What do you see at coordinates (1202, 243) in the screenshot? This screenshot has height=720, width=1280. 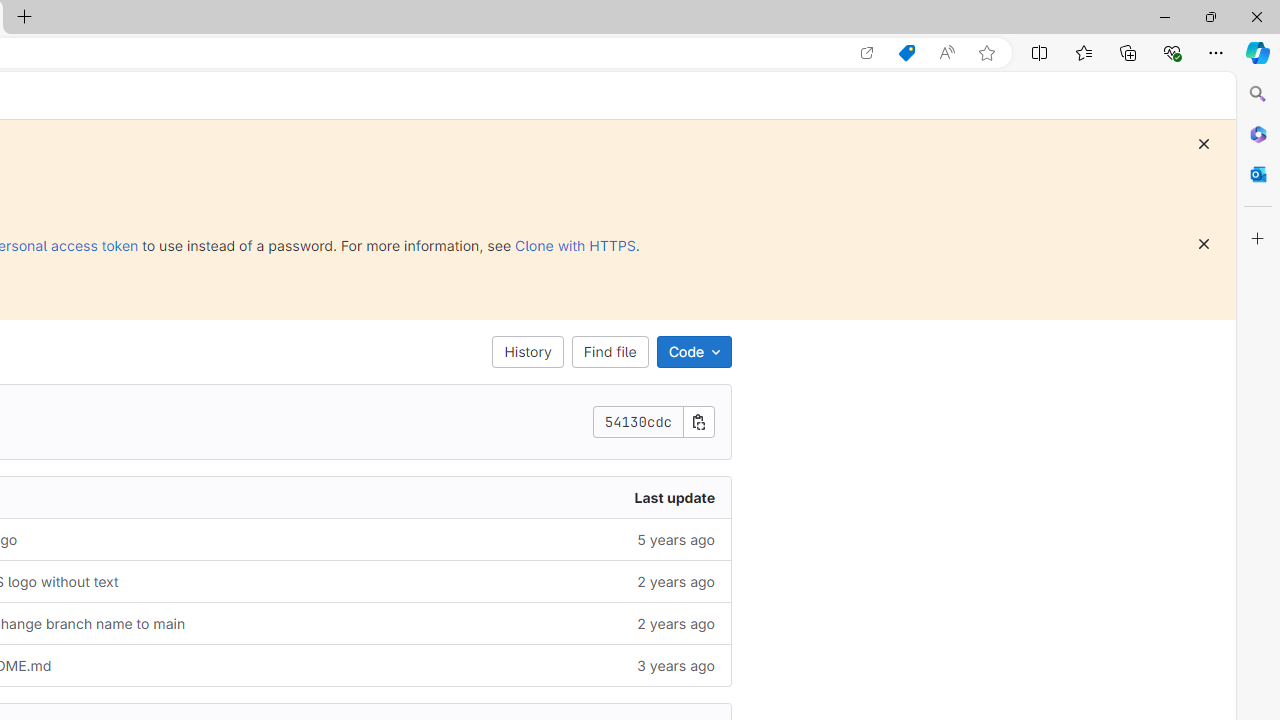 I see `'Class: s16 gl-icon gl-button-icon '` at bounding box center [1202, 243].